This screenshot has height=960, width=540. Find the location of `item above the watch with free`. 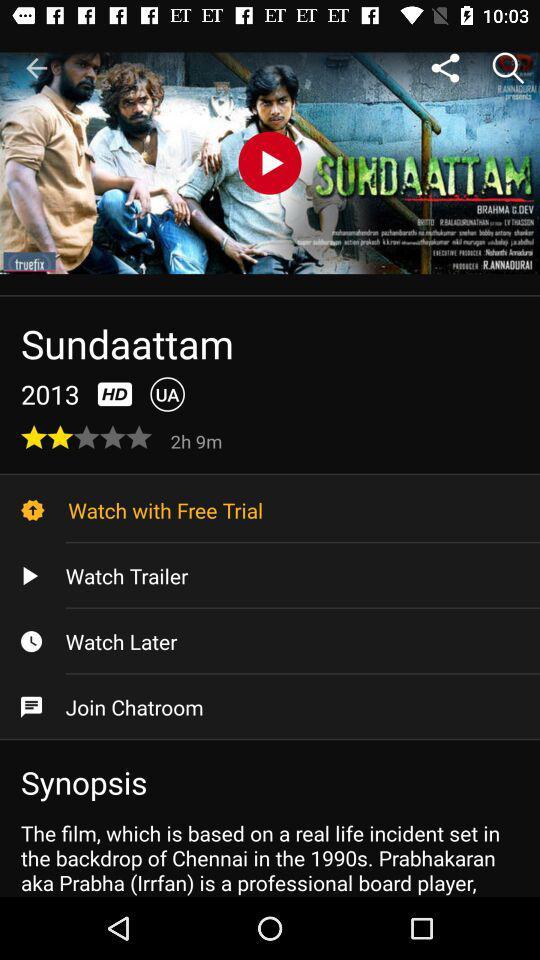

item above the watch with free is located at coordinates (198, 440).